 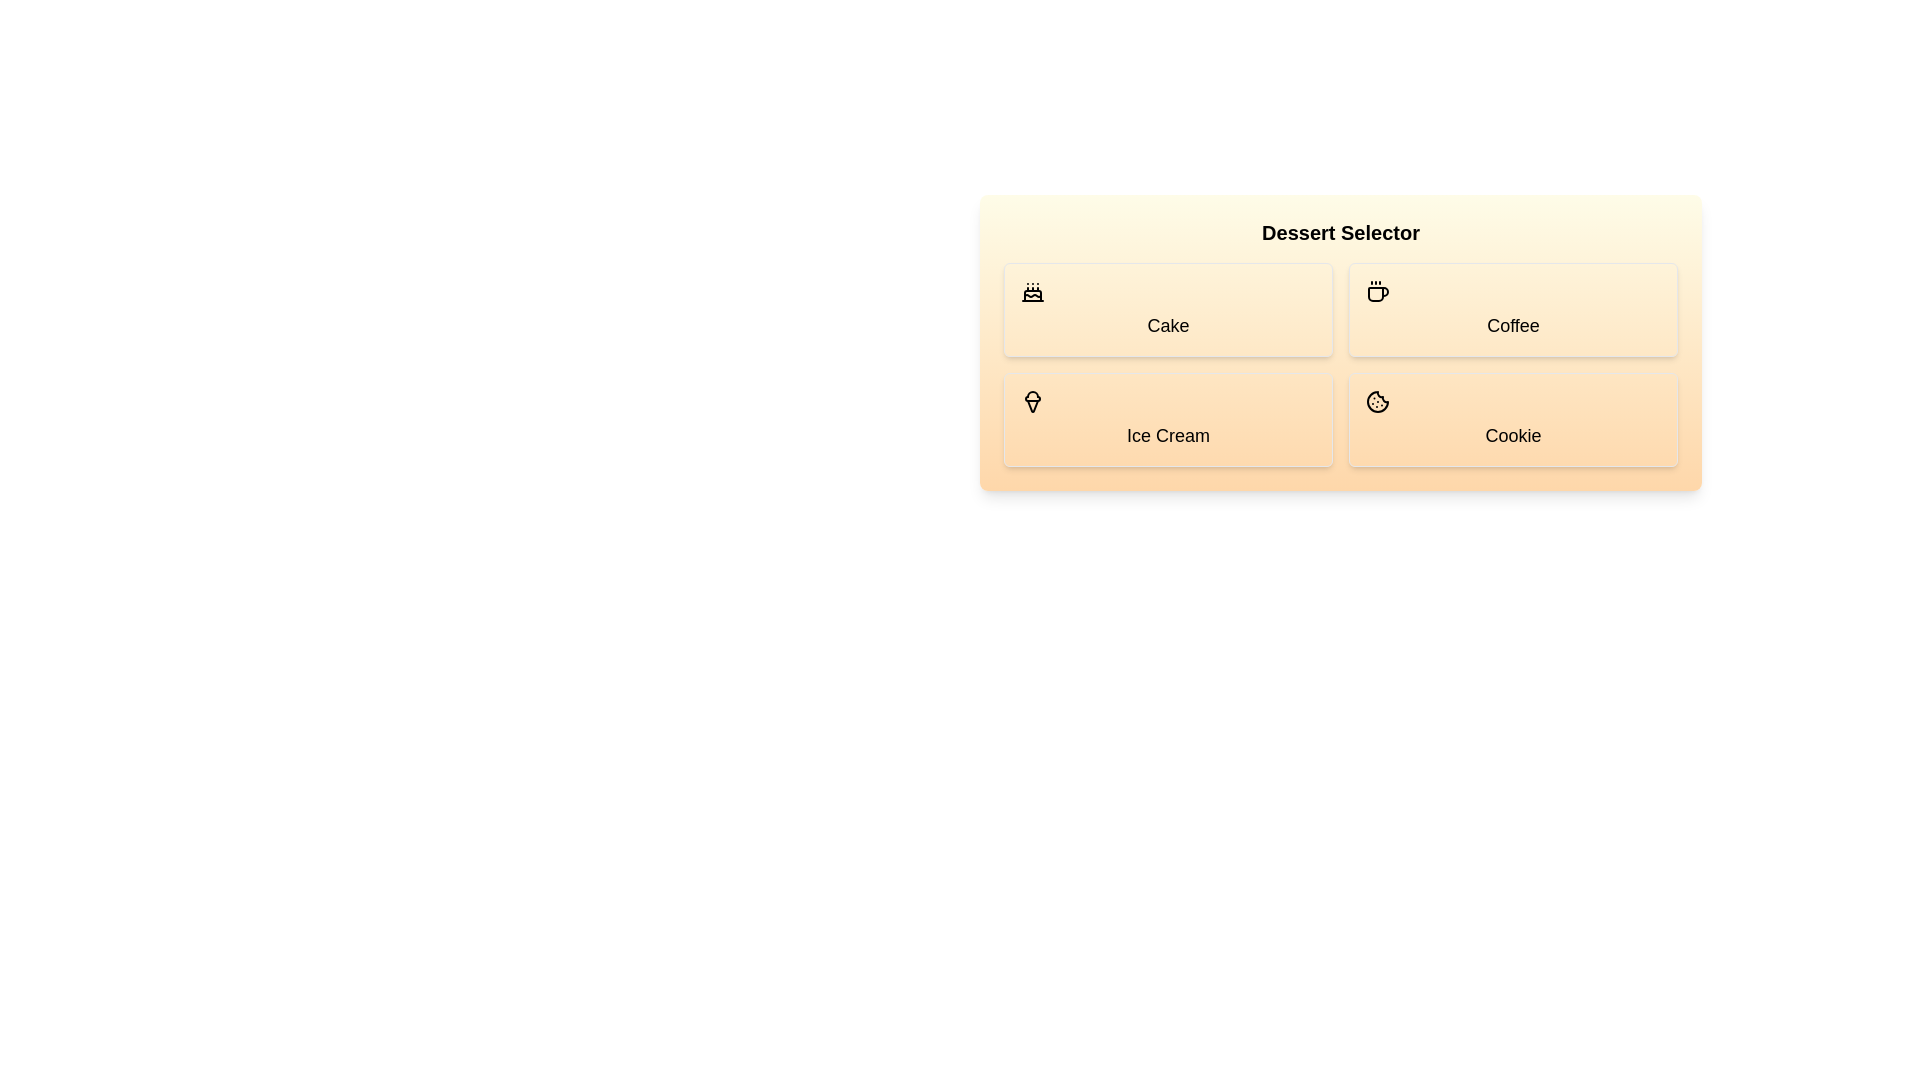 I want to click on the dessert Ice Cream by clicking its button, so click(x=1168, y=419).